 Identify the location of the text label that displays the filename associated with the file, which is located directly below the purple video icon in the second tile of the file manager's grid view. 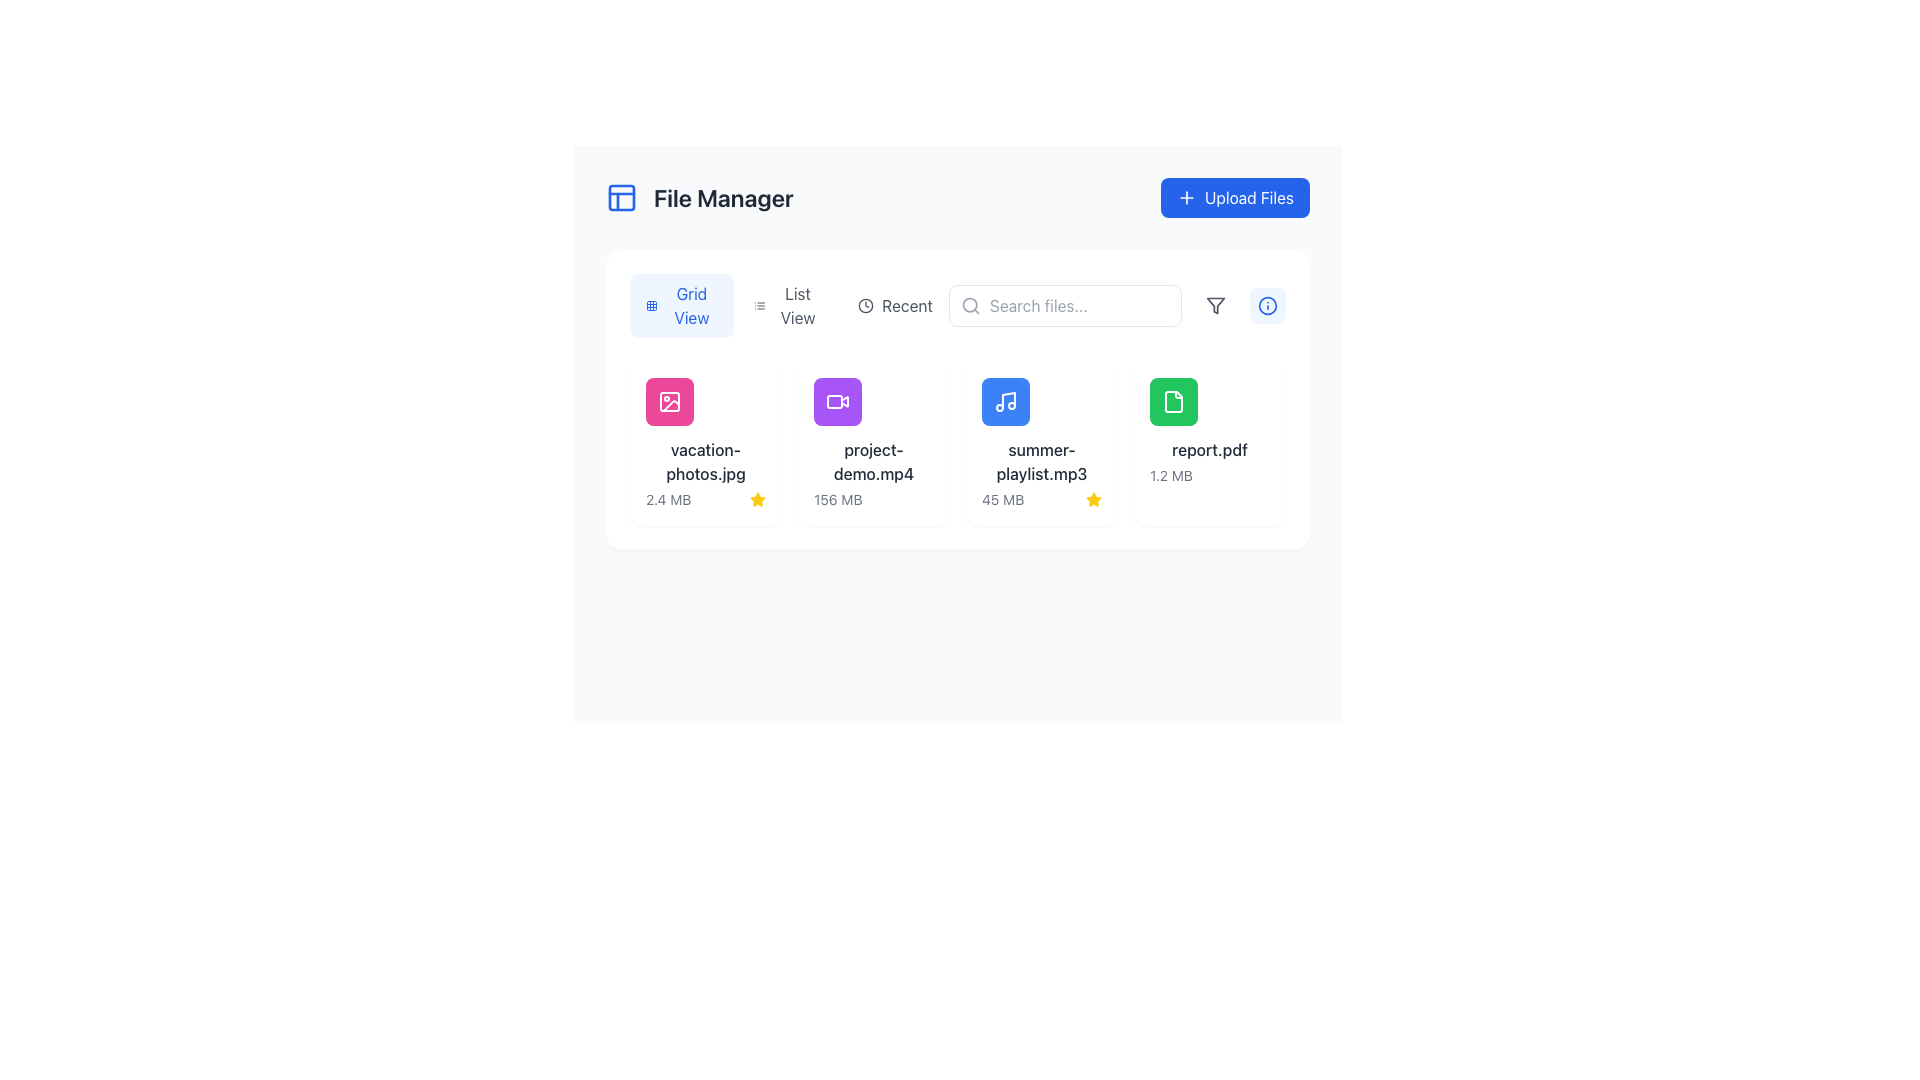
(873, 462).